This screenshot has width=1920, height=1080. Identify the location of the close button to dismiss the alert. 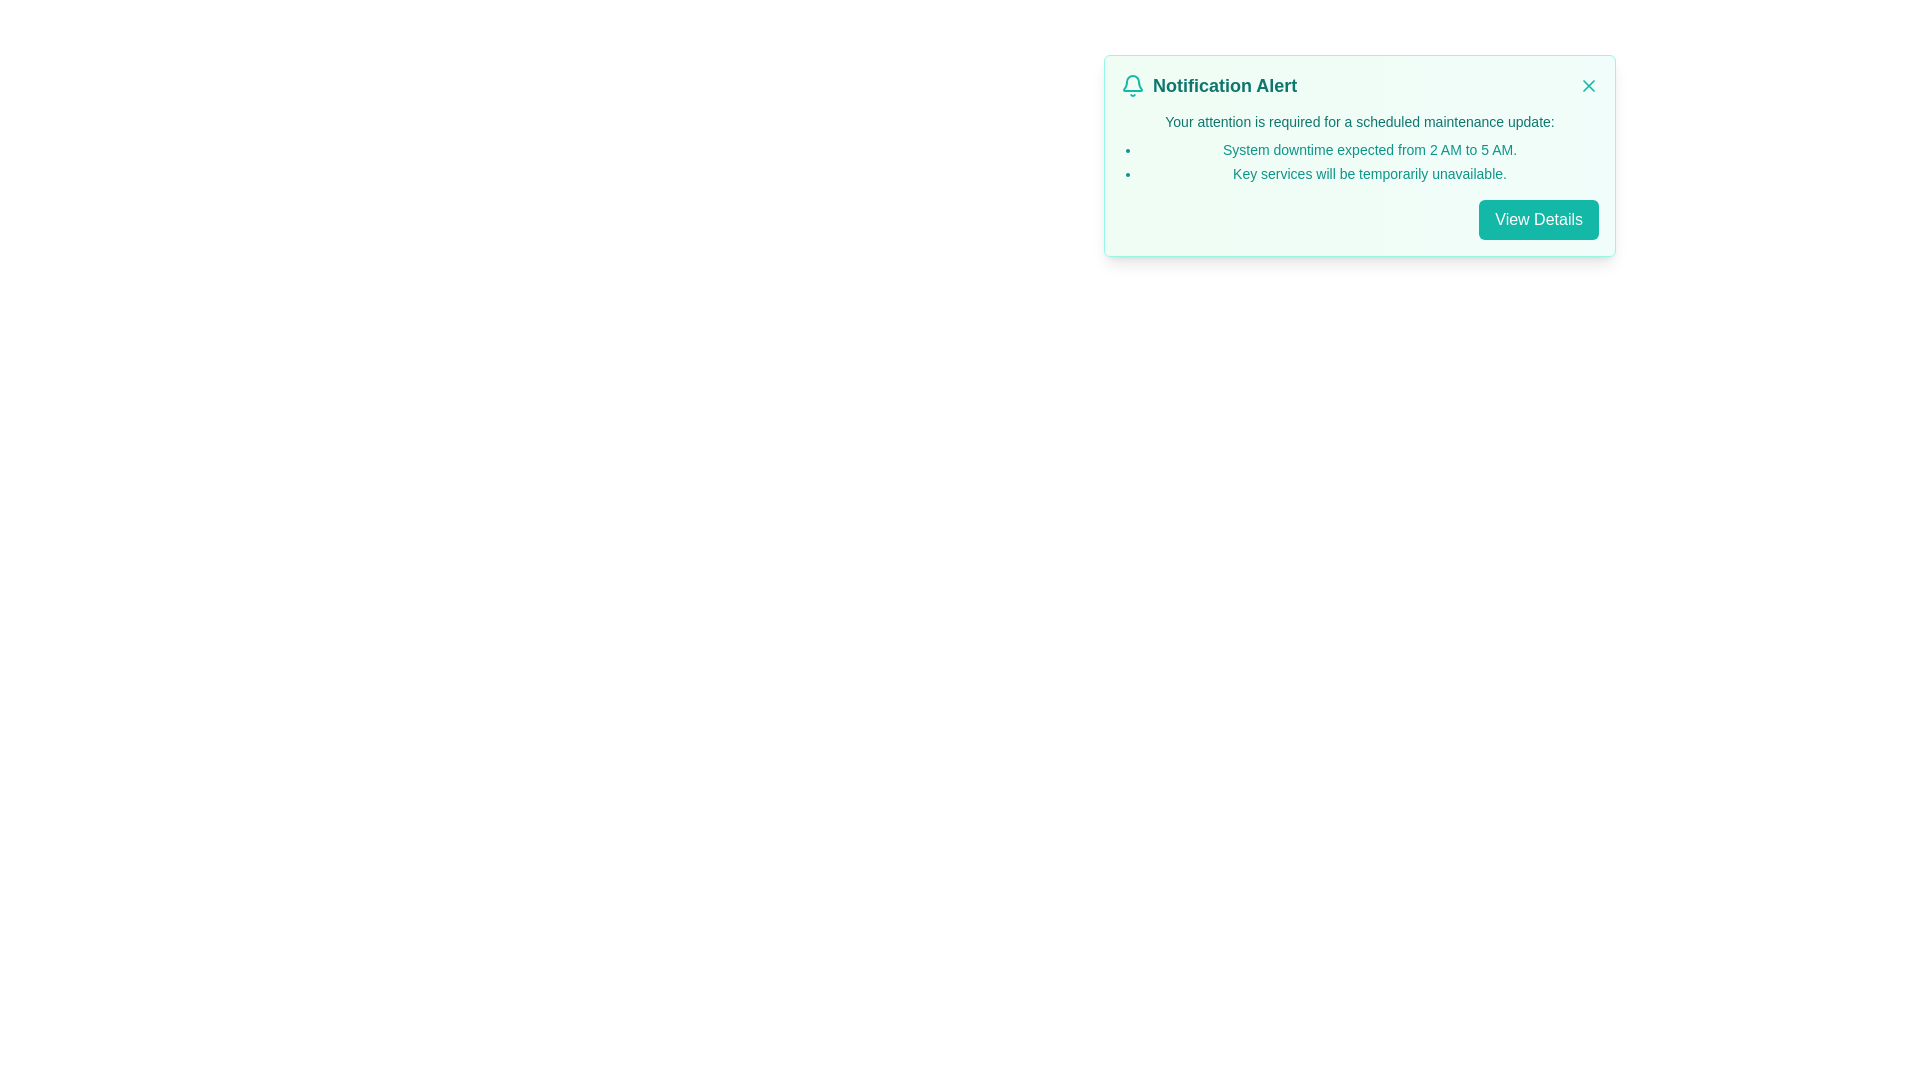
(1587, 84).